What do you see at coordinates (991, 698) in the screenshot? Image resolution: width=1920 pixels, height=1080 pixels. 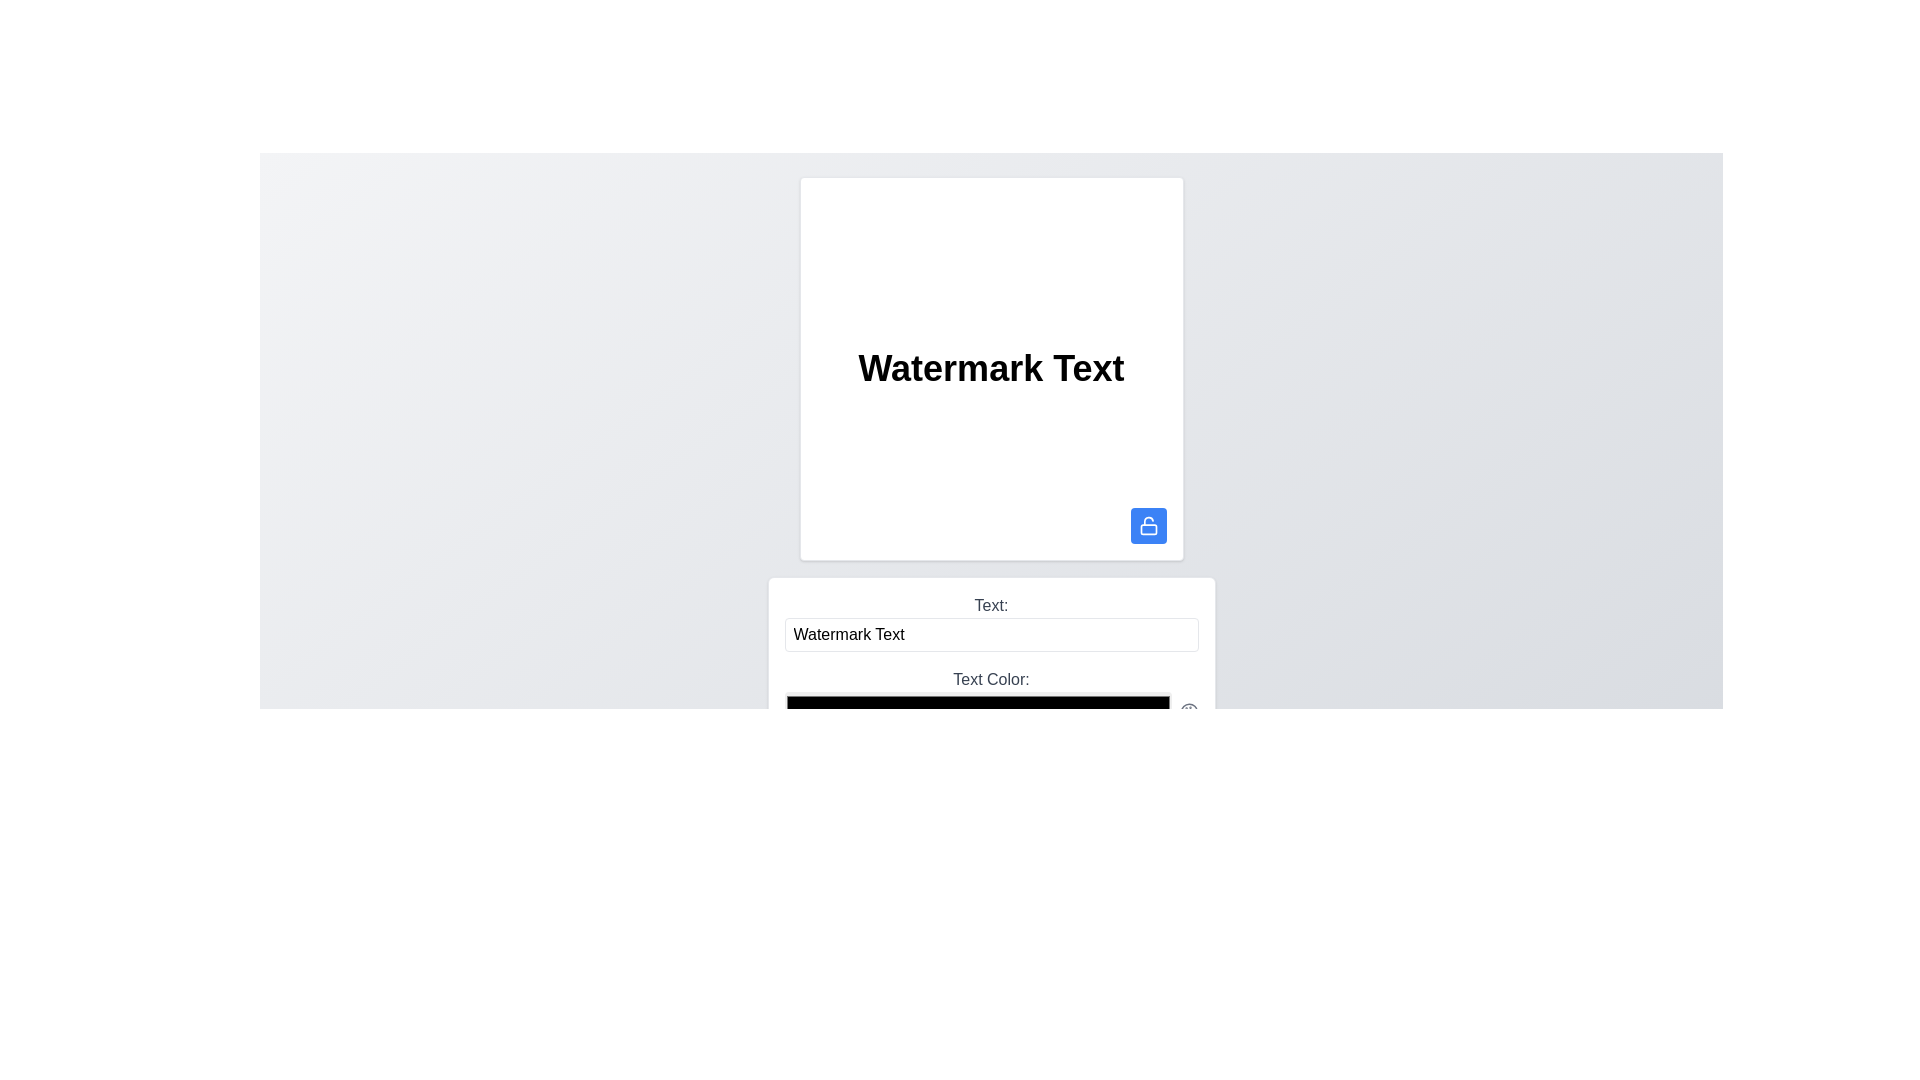 I see `the associated color value from the Label with the color picker input located in the 'Text:' box, which is centrally aligned below 'Watermark Text' and above 'Rotation:'` at bounding box center [991, 698].